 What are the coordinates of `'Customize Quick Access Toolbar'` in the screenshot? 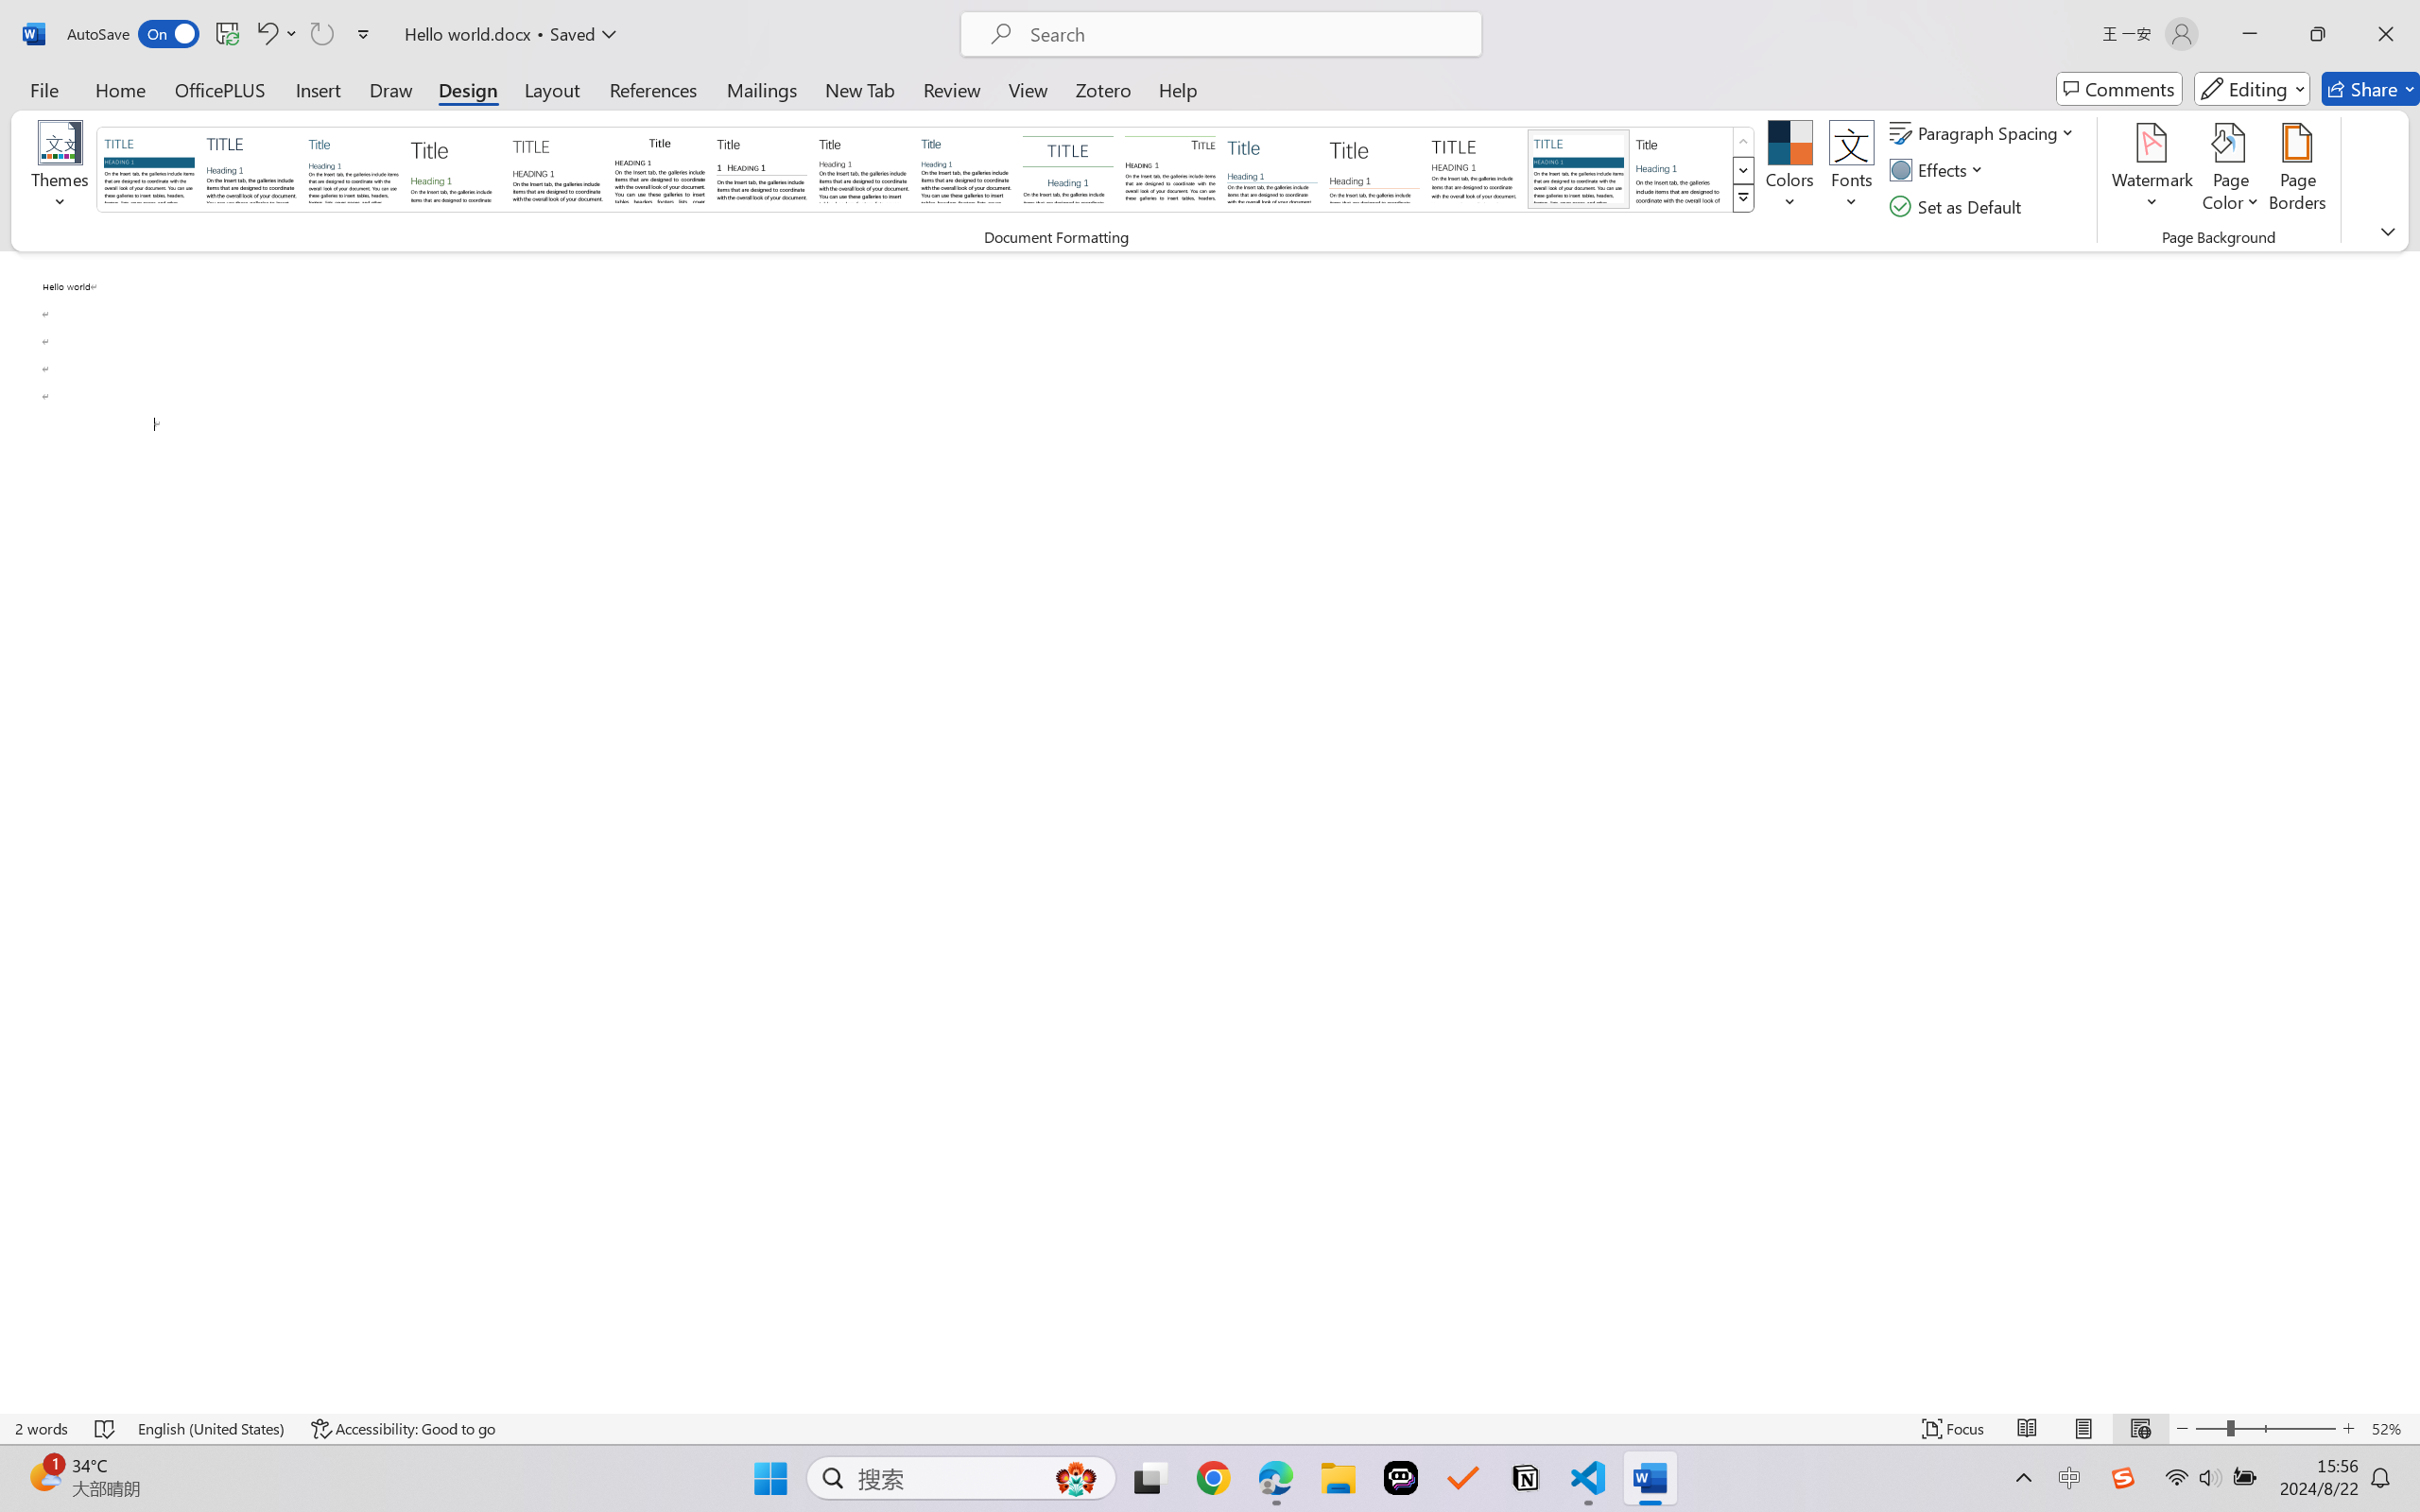 It's located at (363, 33).